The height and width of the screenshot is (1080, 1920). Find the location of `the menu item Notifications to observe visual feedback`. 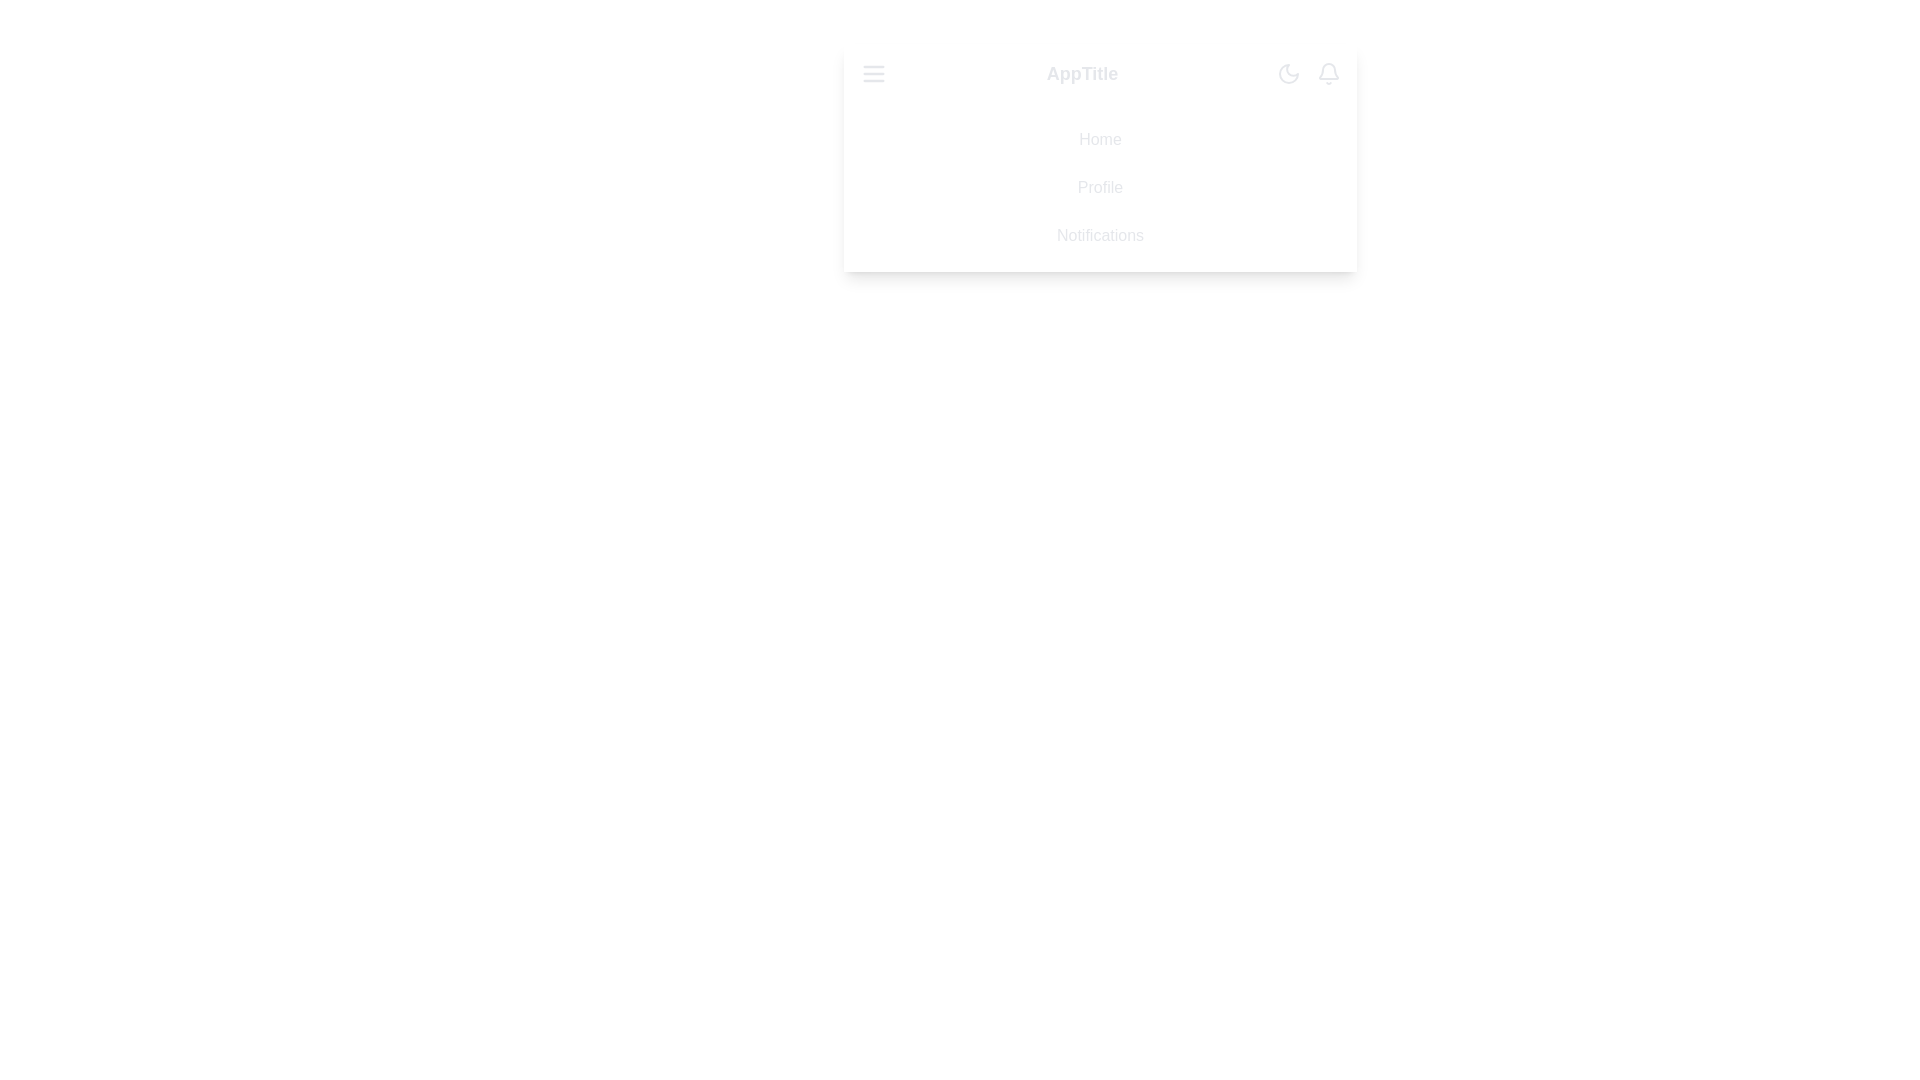

the menu item Notifications to observe visual feedback is located at coordinates (1099, 234).